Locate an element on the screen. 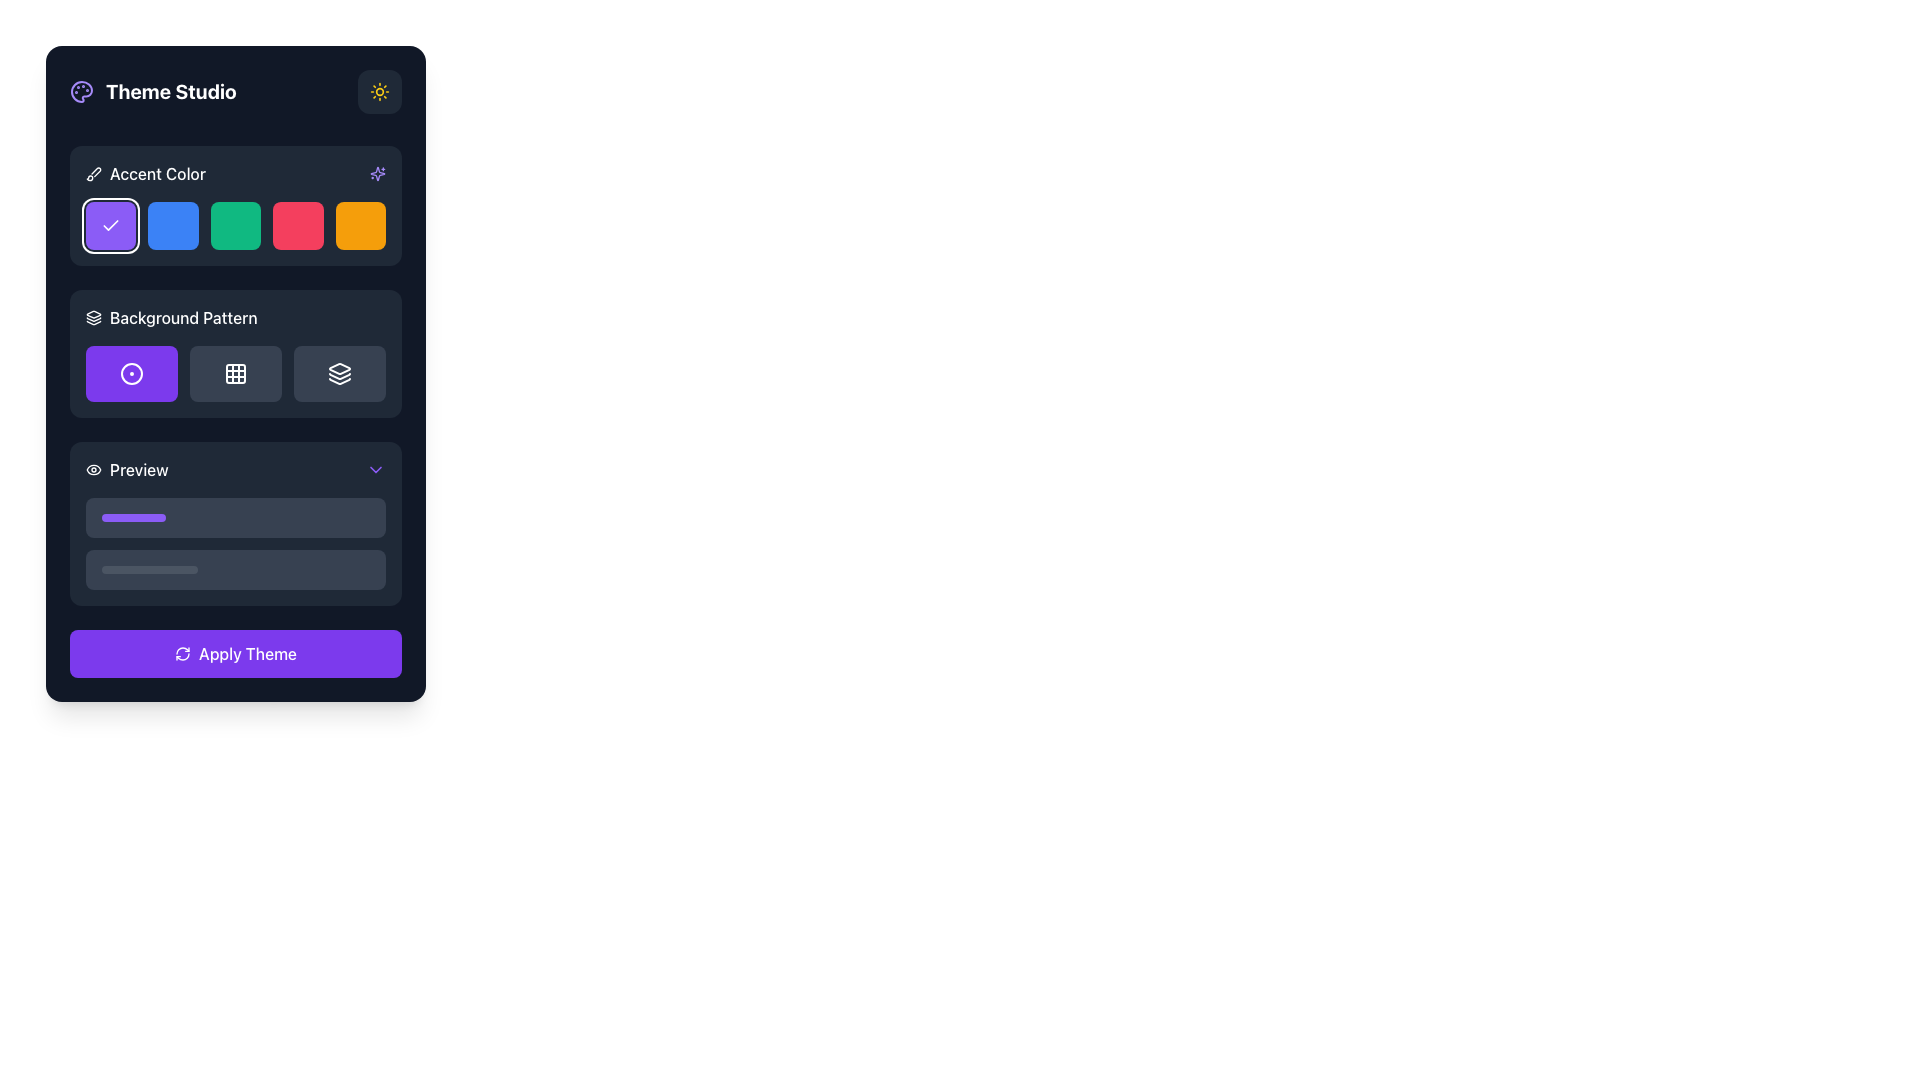 This screenshot has height=1080, width=1920. the SVG-based decorative icon located inside the button-like component to the right of the 'Theme Studio' title in the top section of the sidebar interface is located at coordinates (378, 172).